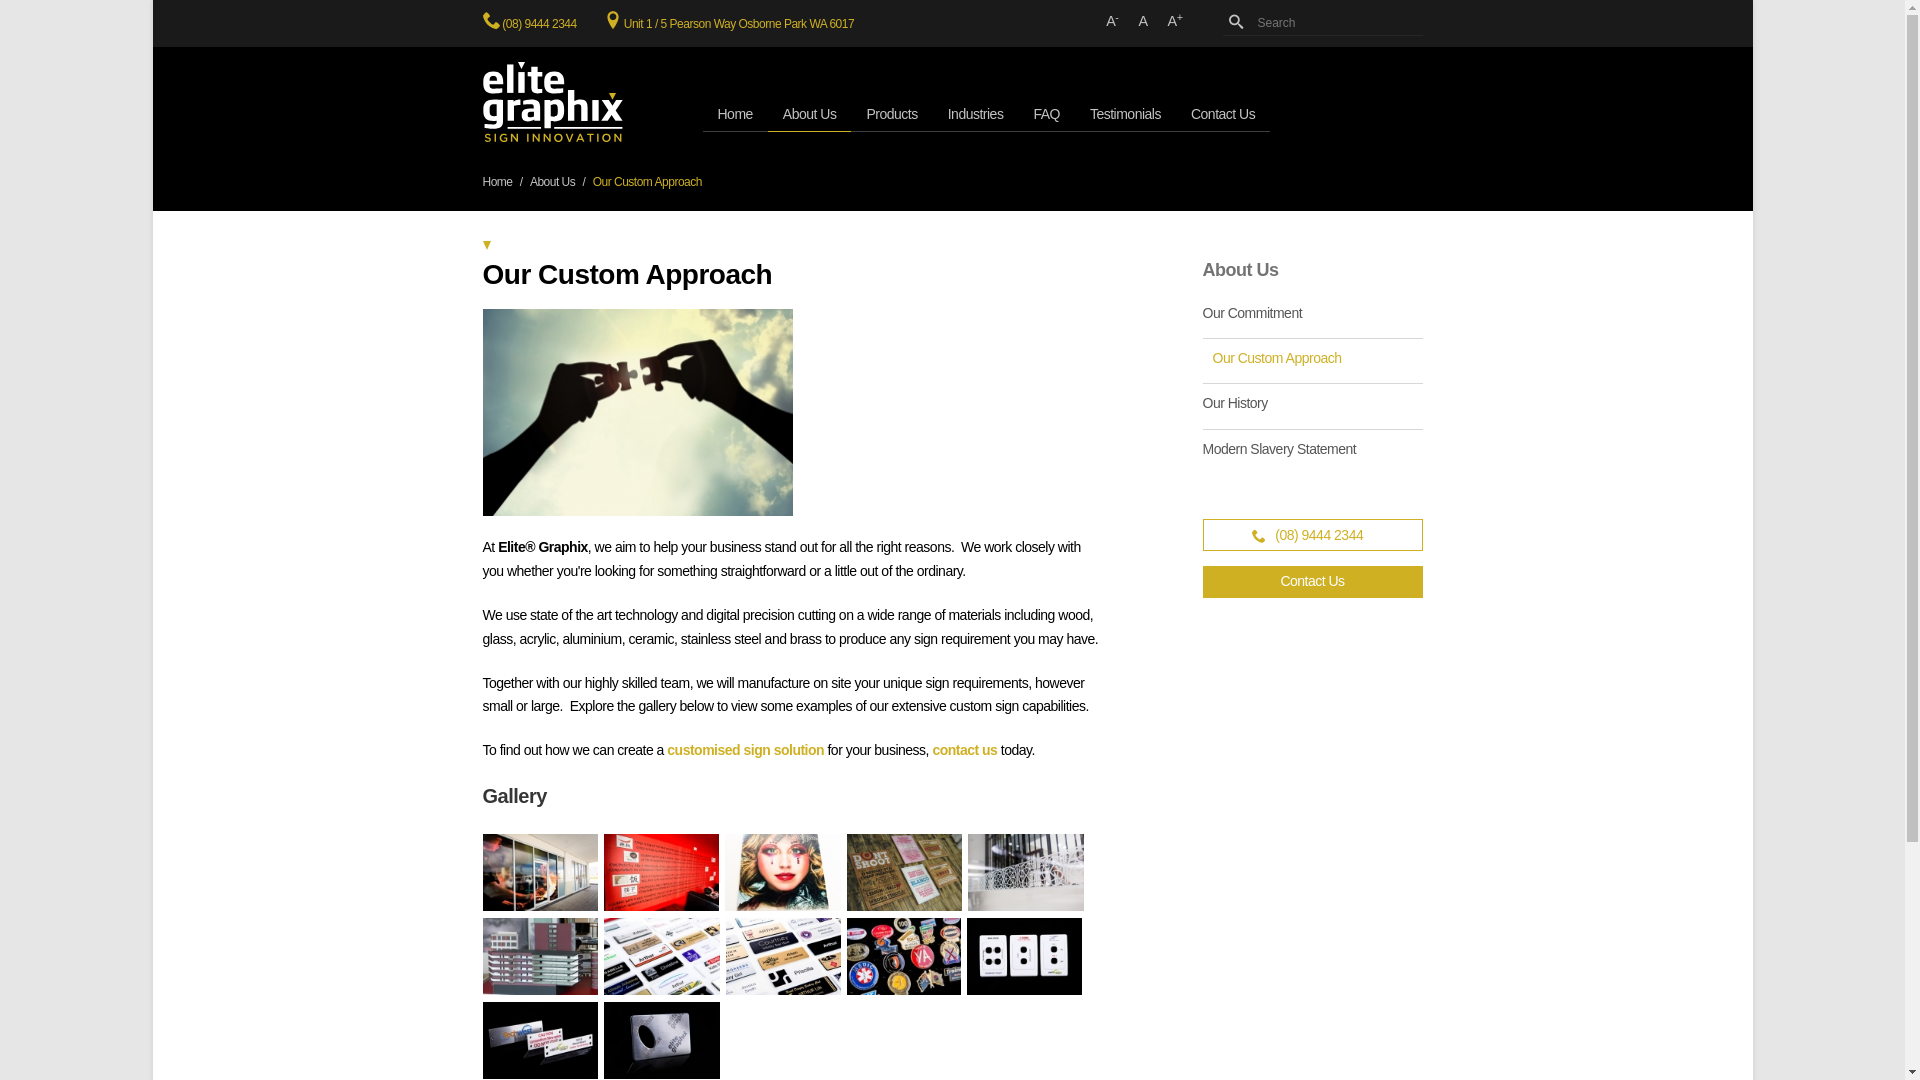  What do you see at coordinates (930, 750) in the screenshot?
I see `'contact us'` at bounding box center [930, 750].